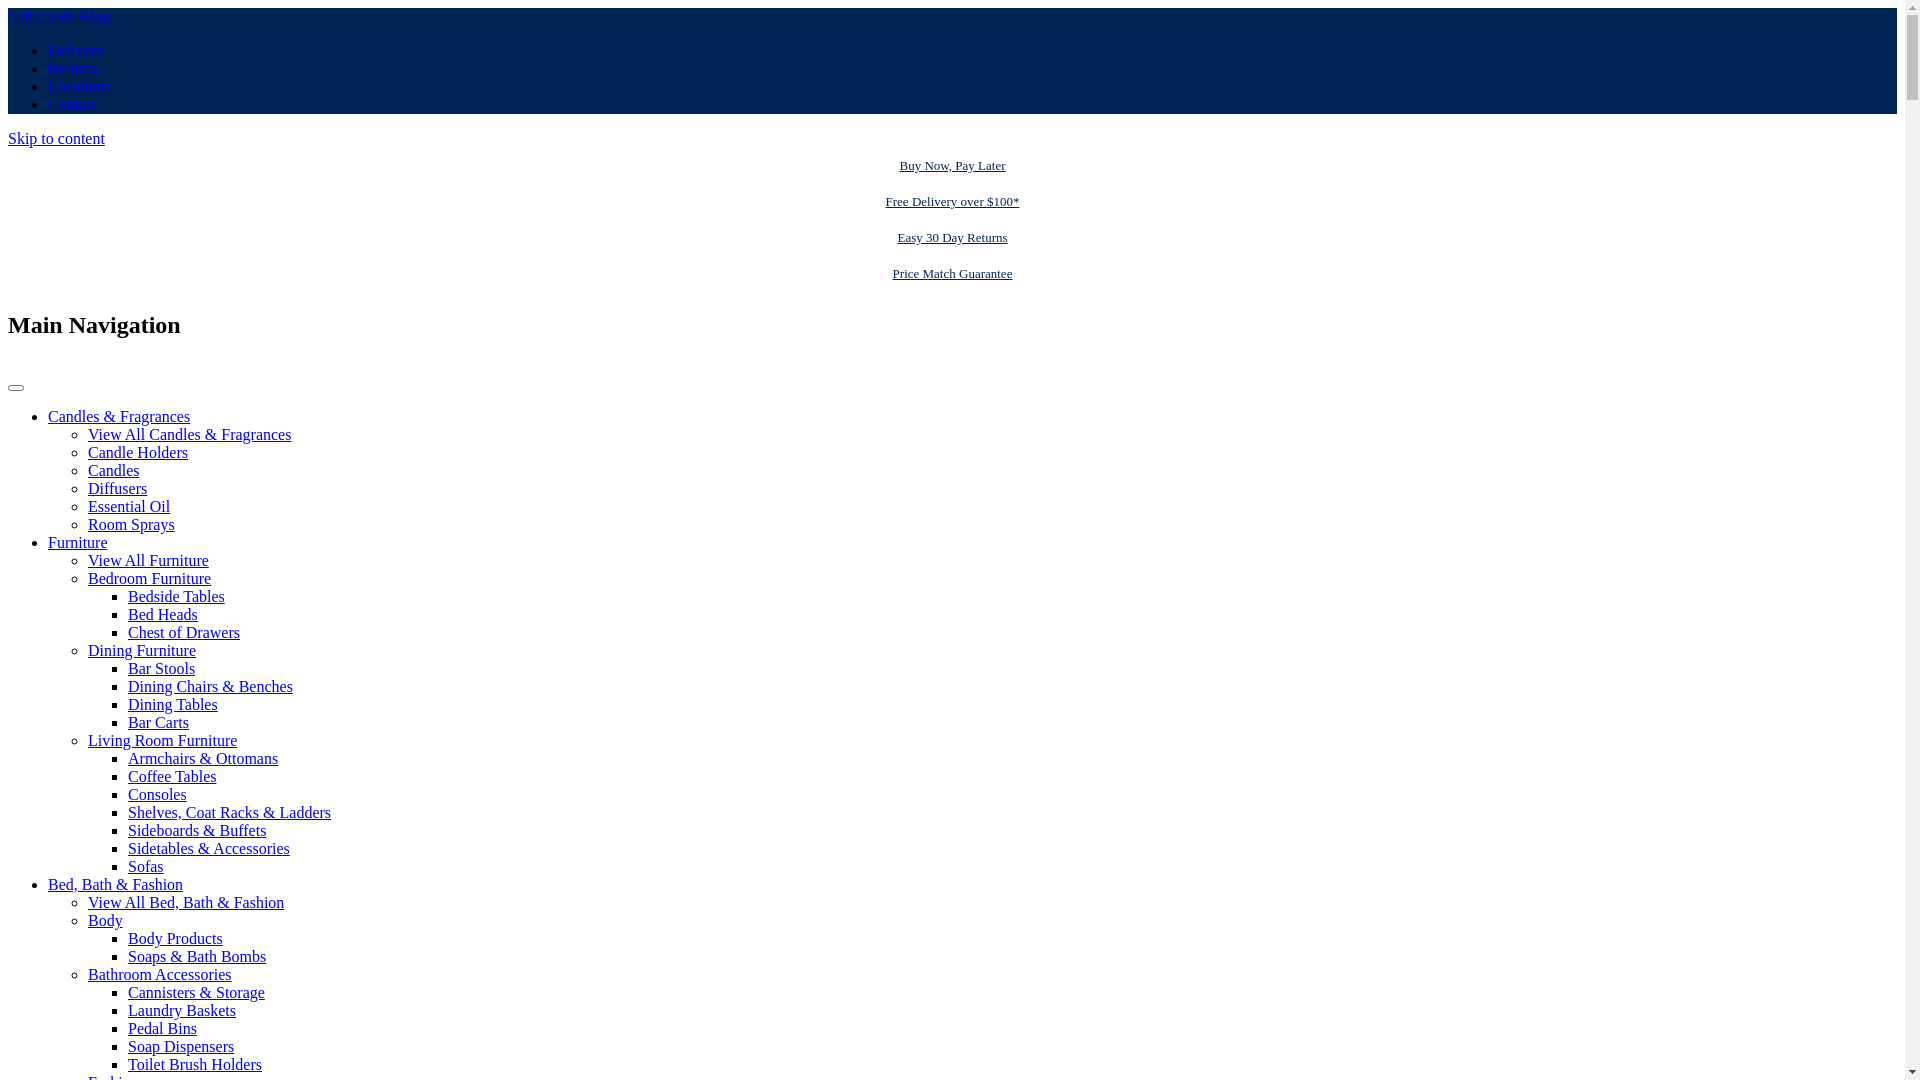  What do you see at coordinates (127, 955) in the screenshot?
I see `'Soaps & Bath Bombs'` at bounding box center [127, 955].